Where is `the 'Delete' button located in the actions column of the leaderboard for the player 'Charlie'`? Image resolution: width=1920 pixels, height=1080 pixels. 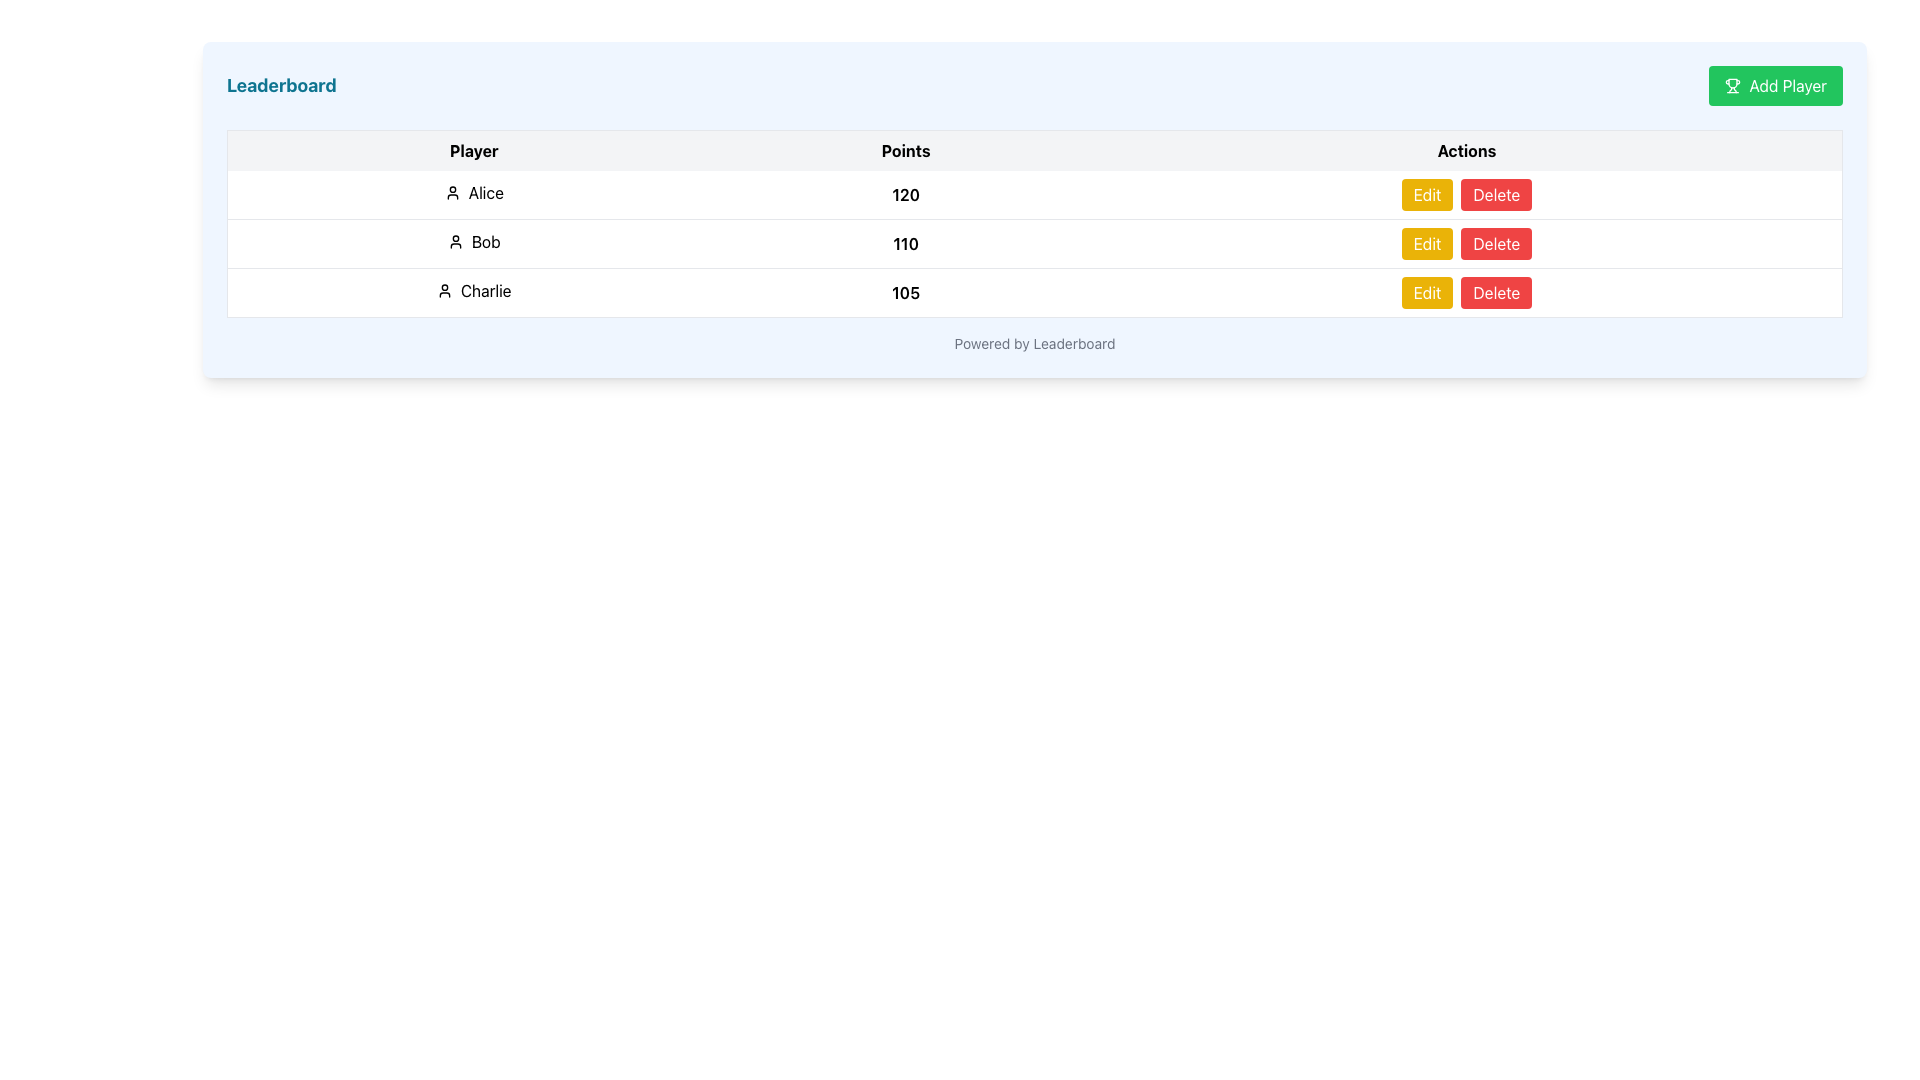 the 'Delete' button located in the actions column of the leaderboard for the player 'Charlie' is located at coordinates (1496, 293).